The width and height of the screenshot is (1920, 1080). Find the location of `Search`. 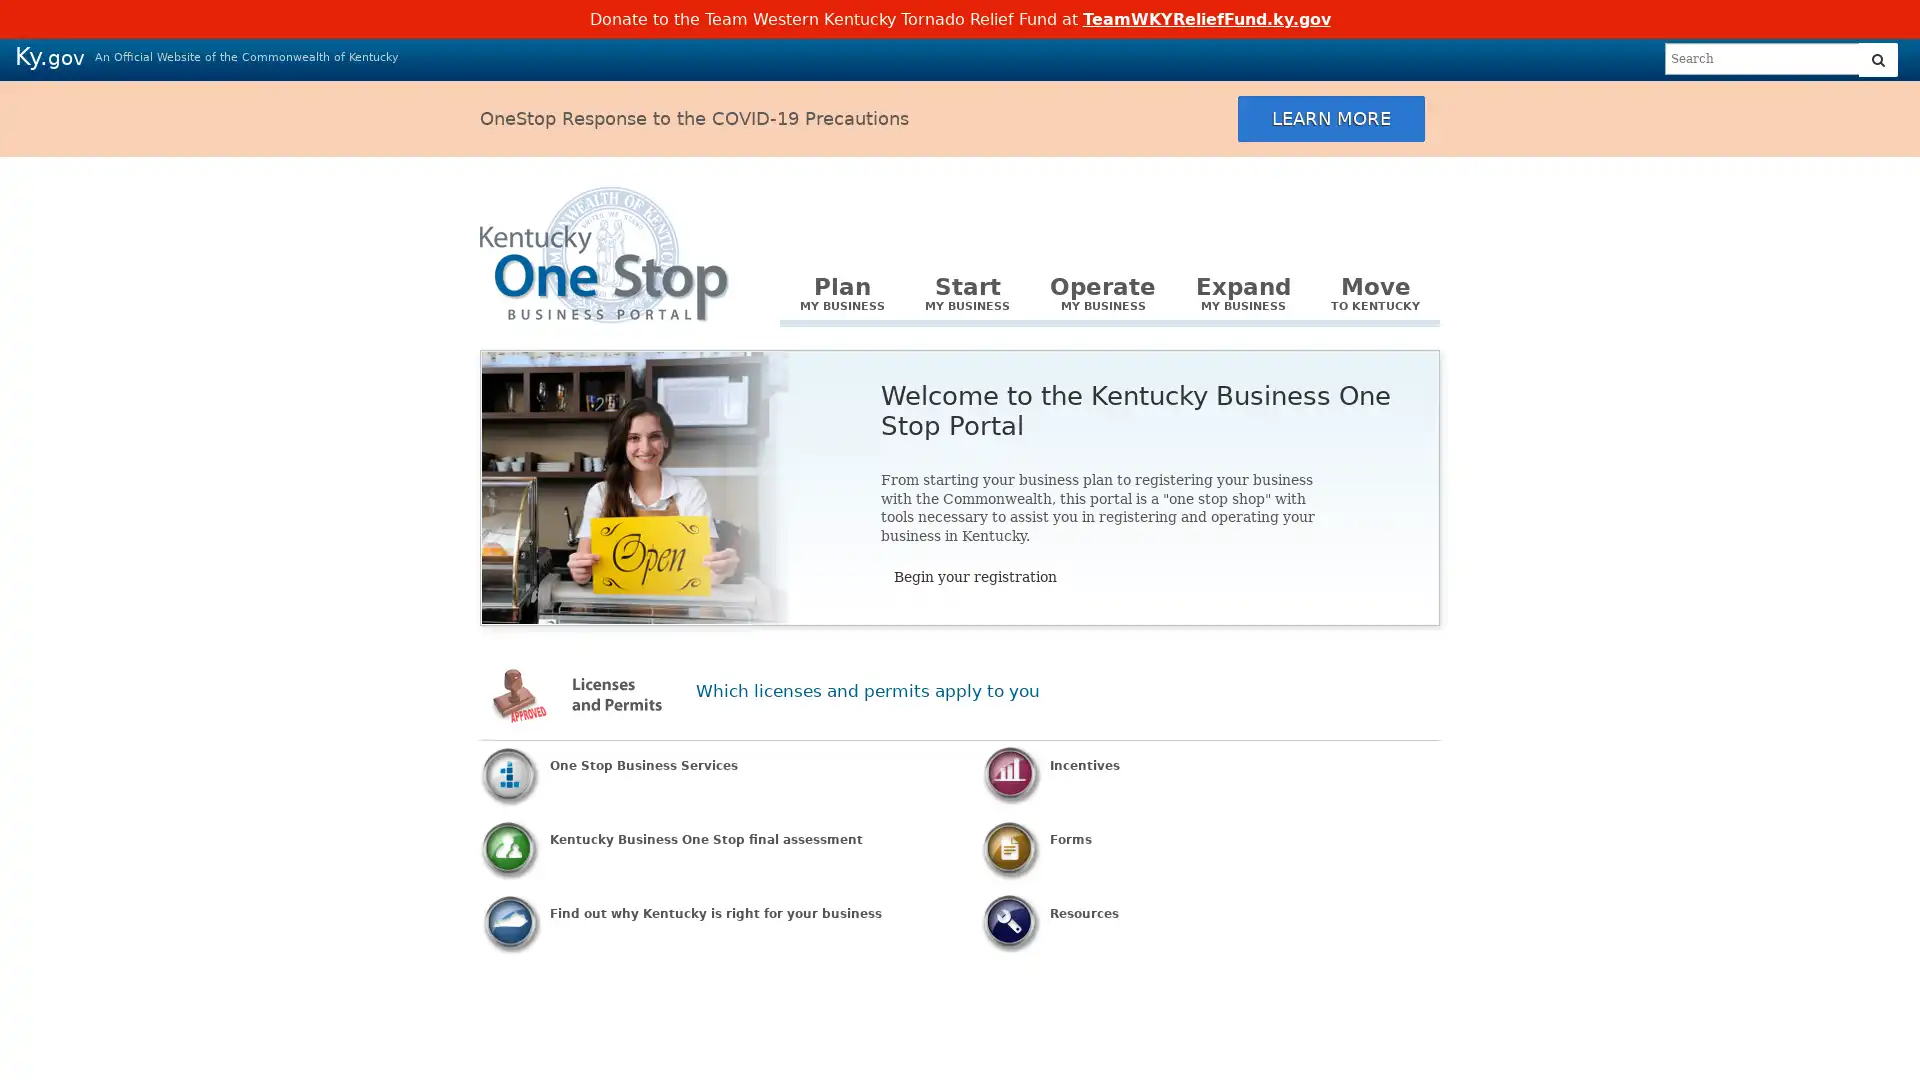

Search is located at coordinates (1876, 59).